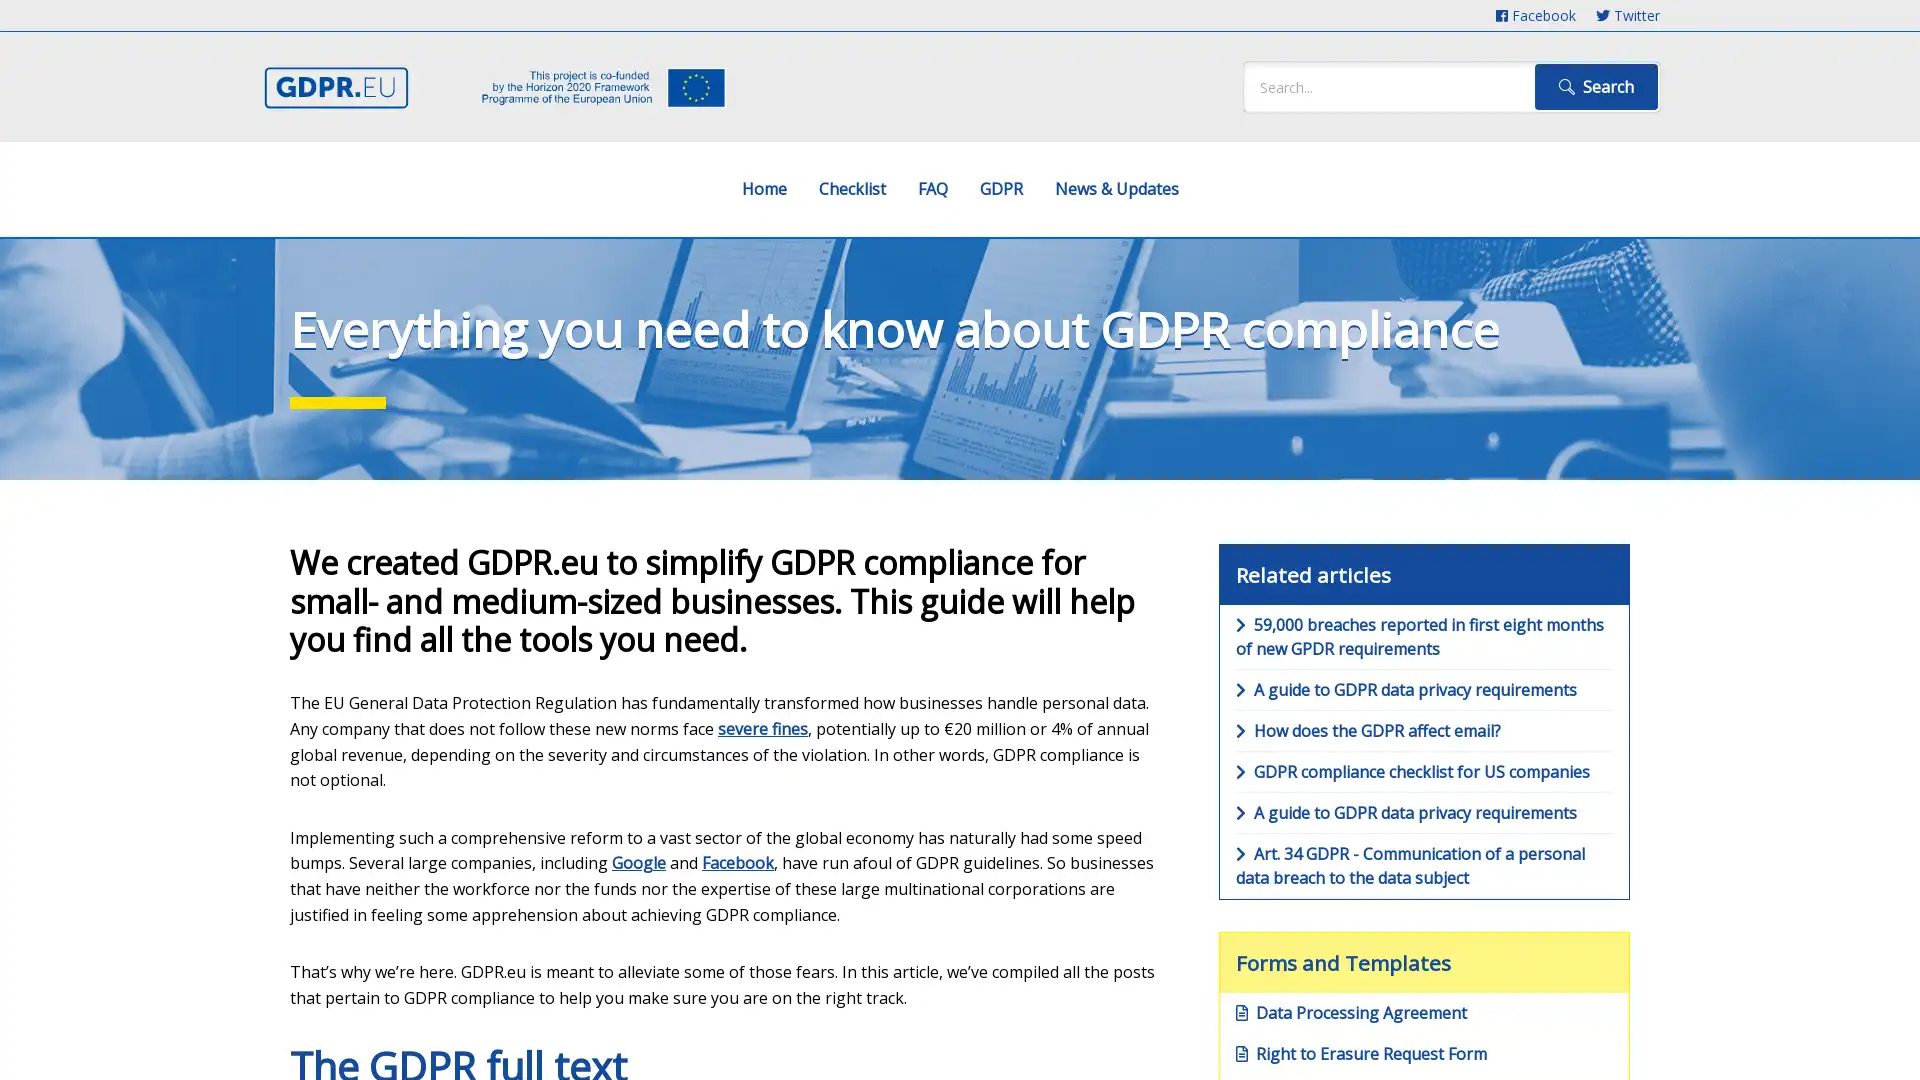 The image size is (1920, 1080). Describe the element at coordinates (1595, 86) in the screenshot. I see `Search` at that location.